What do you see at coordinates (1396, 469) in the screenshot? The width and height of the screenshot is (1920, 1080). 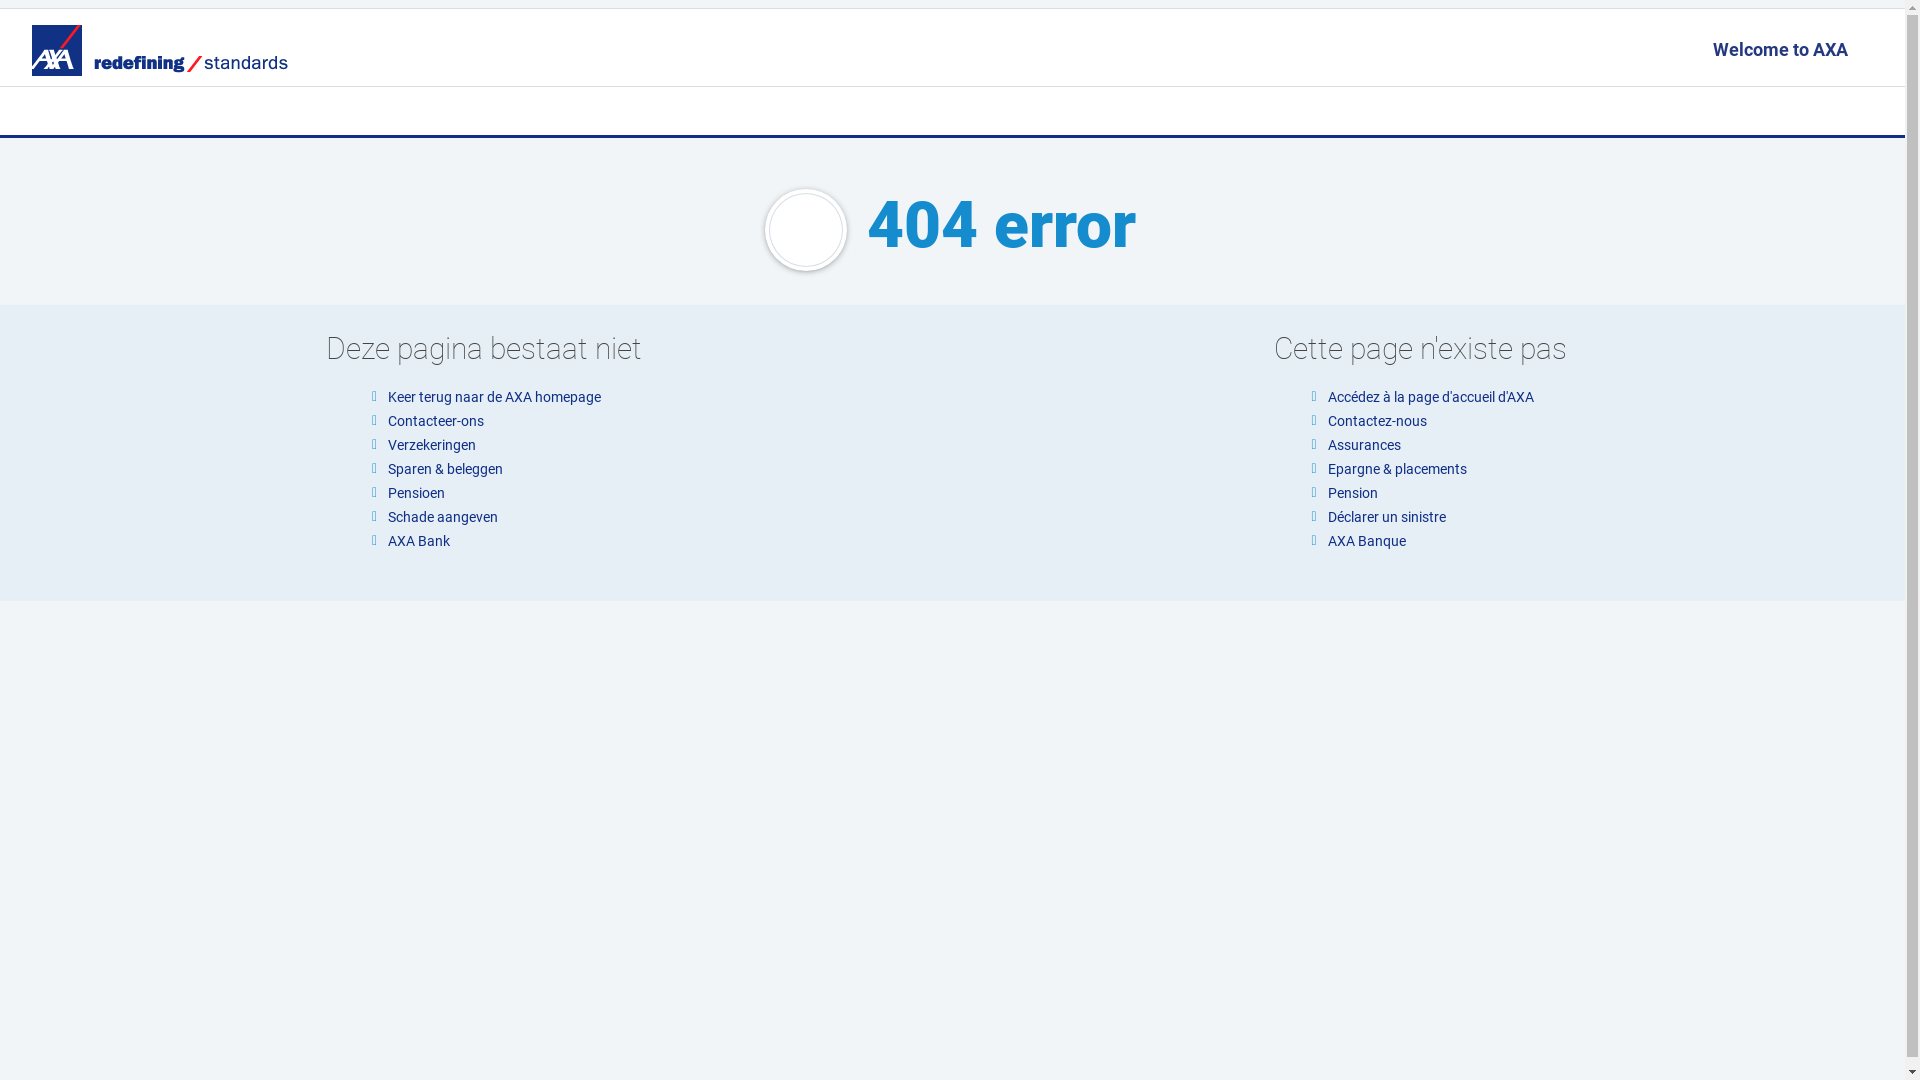 I see `'Epargne & placements'` at bounding box center [1396, 469].